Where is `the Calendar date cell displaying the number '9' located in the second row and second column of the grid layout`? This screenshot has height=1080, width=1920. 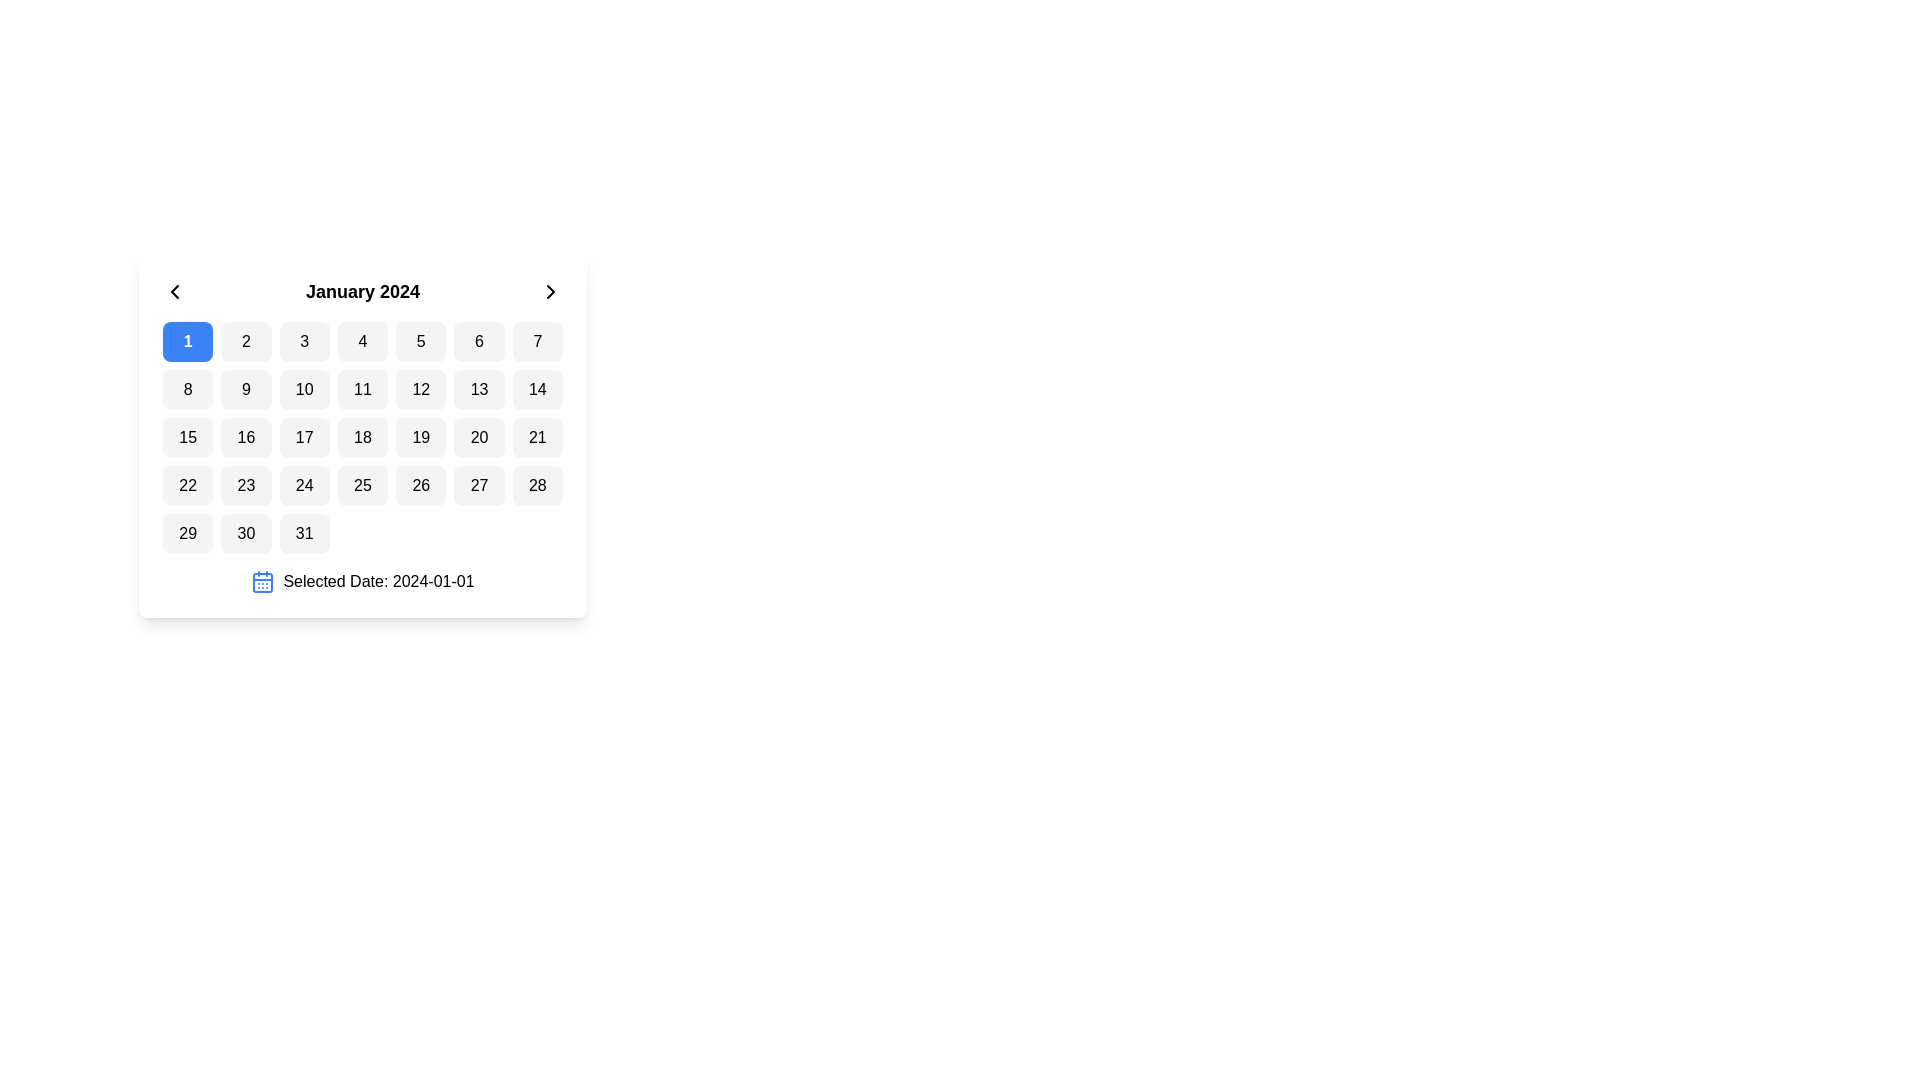
the Calendar date cell displaying the number '9' located in the second row and second column of the grid layout is located at coordinates (245, 389).